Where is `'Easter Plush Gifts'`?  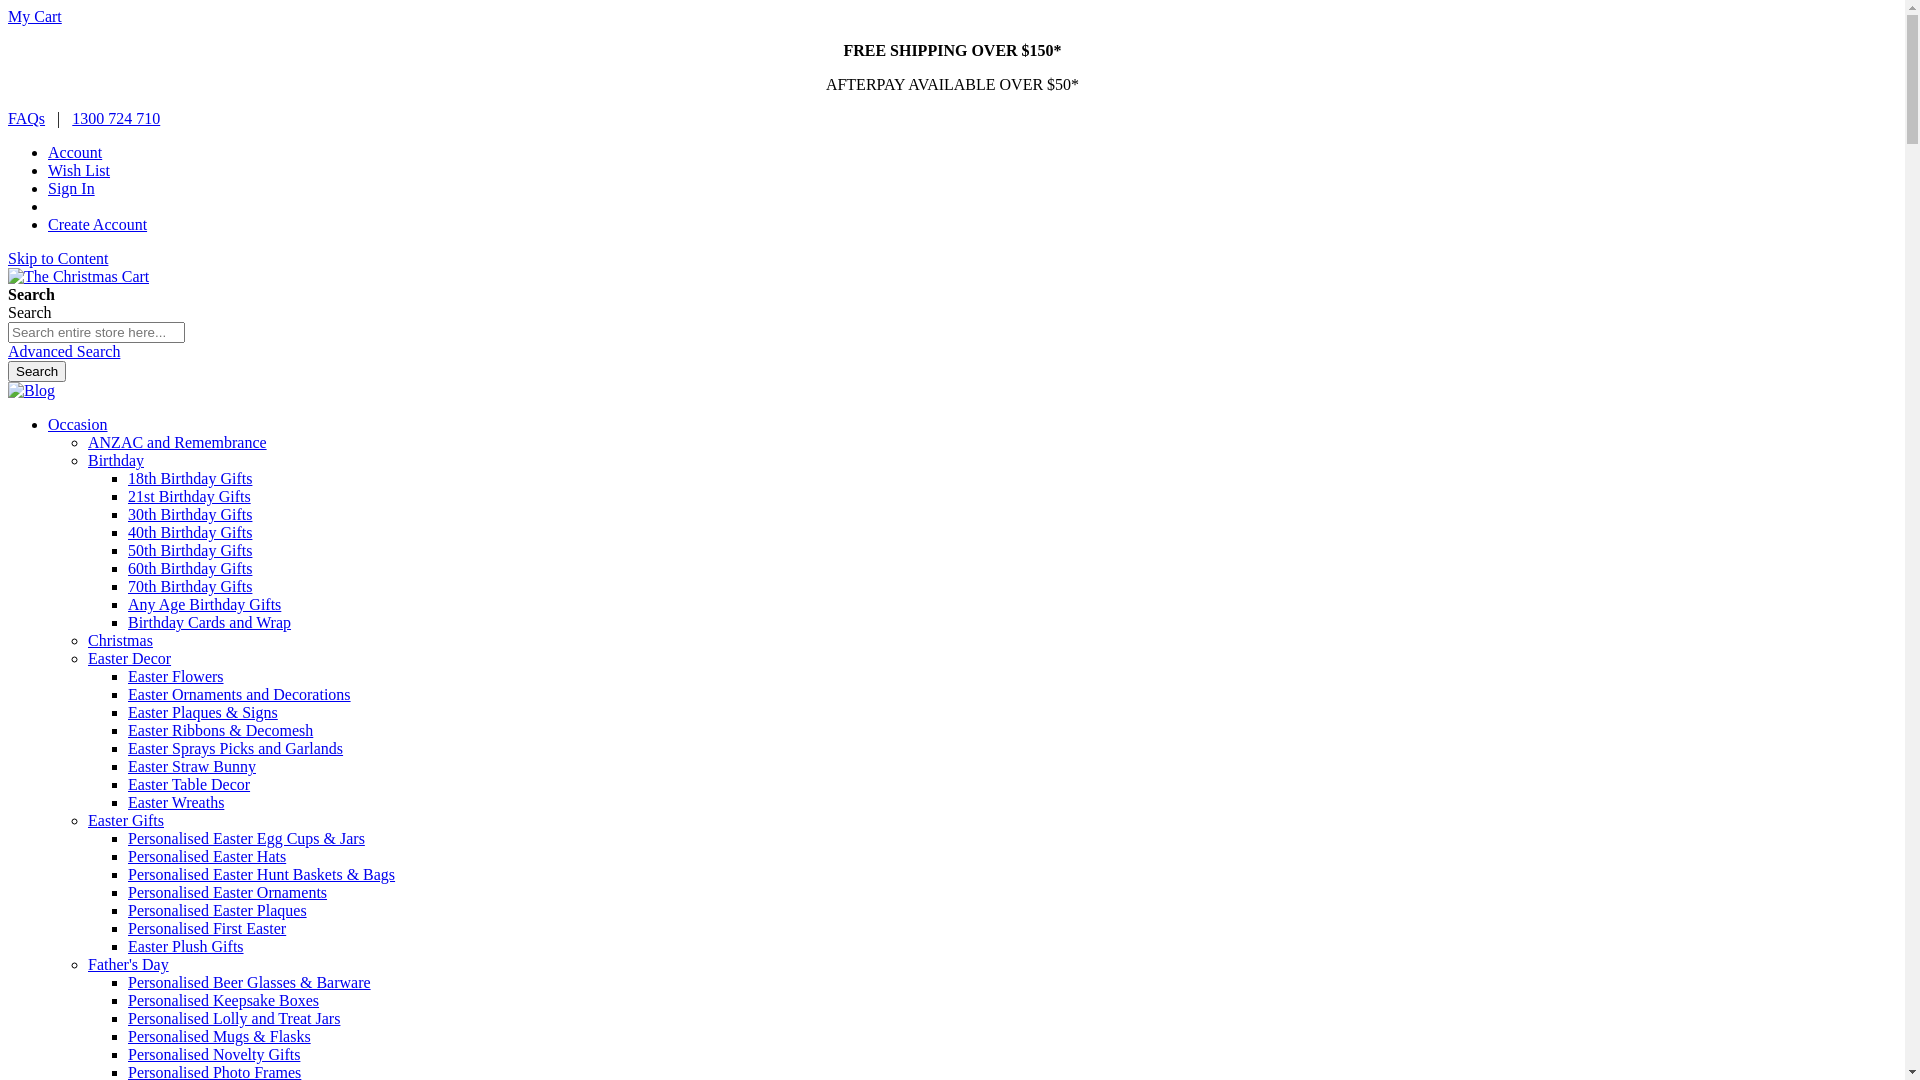
'Easter Plush Gifts' is located at coordinates (186, 945).